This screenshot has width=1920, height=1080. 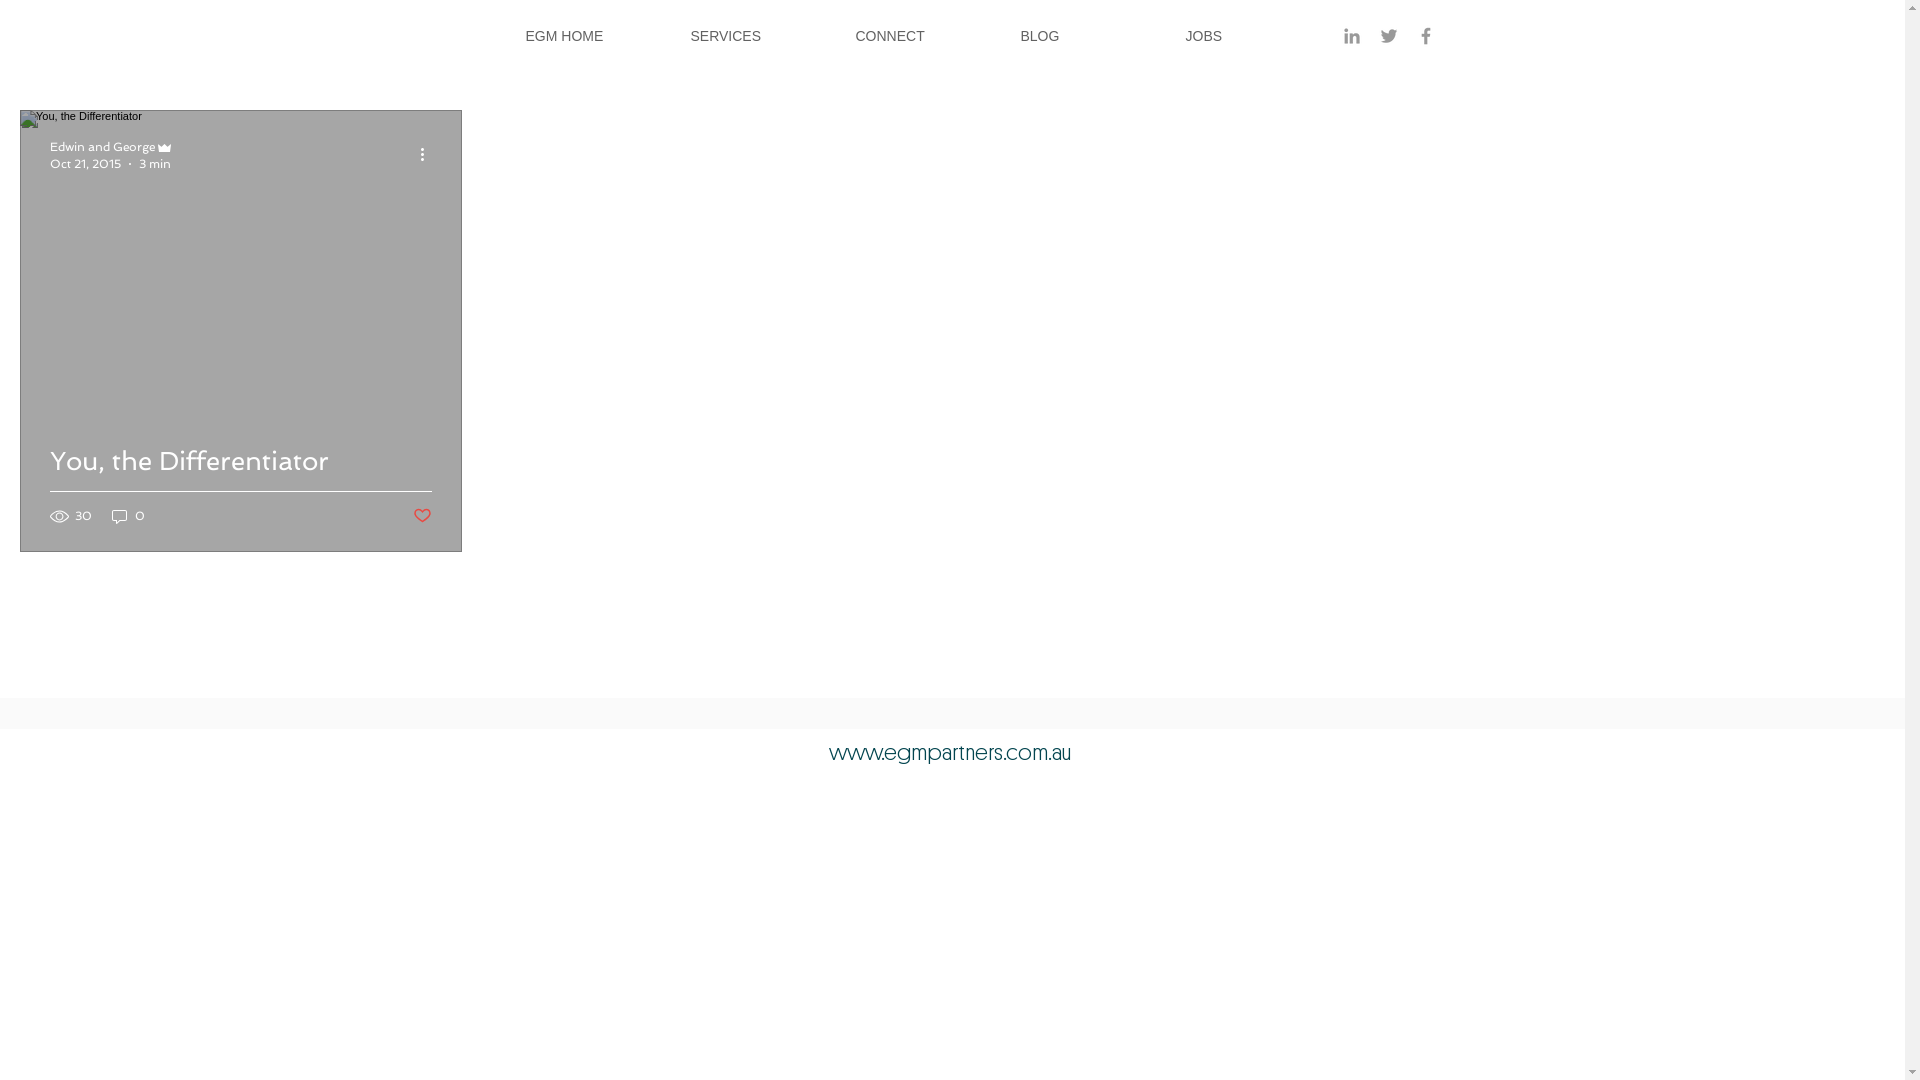 I want to click on 'Post not marked as liked', so click(x=421, y=515).